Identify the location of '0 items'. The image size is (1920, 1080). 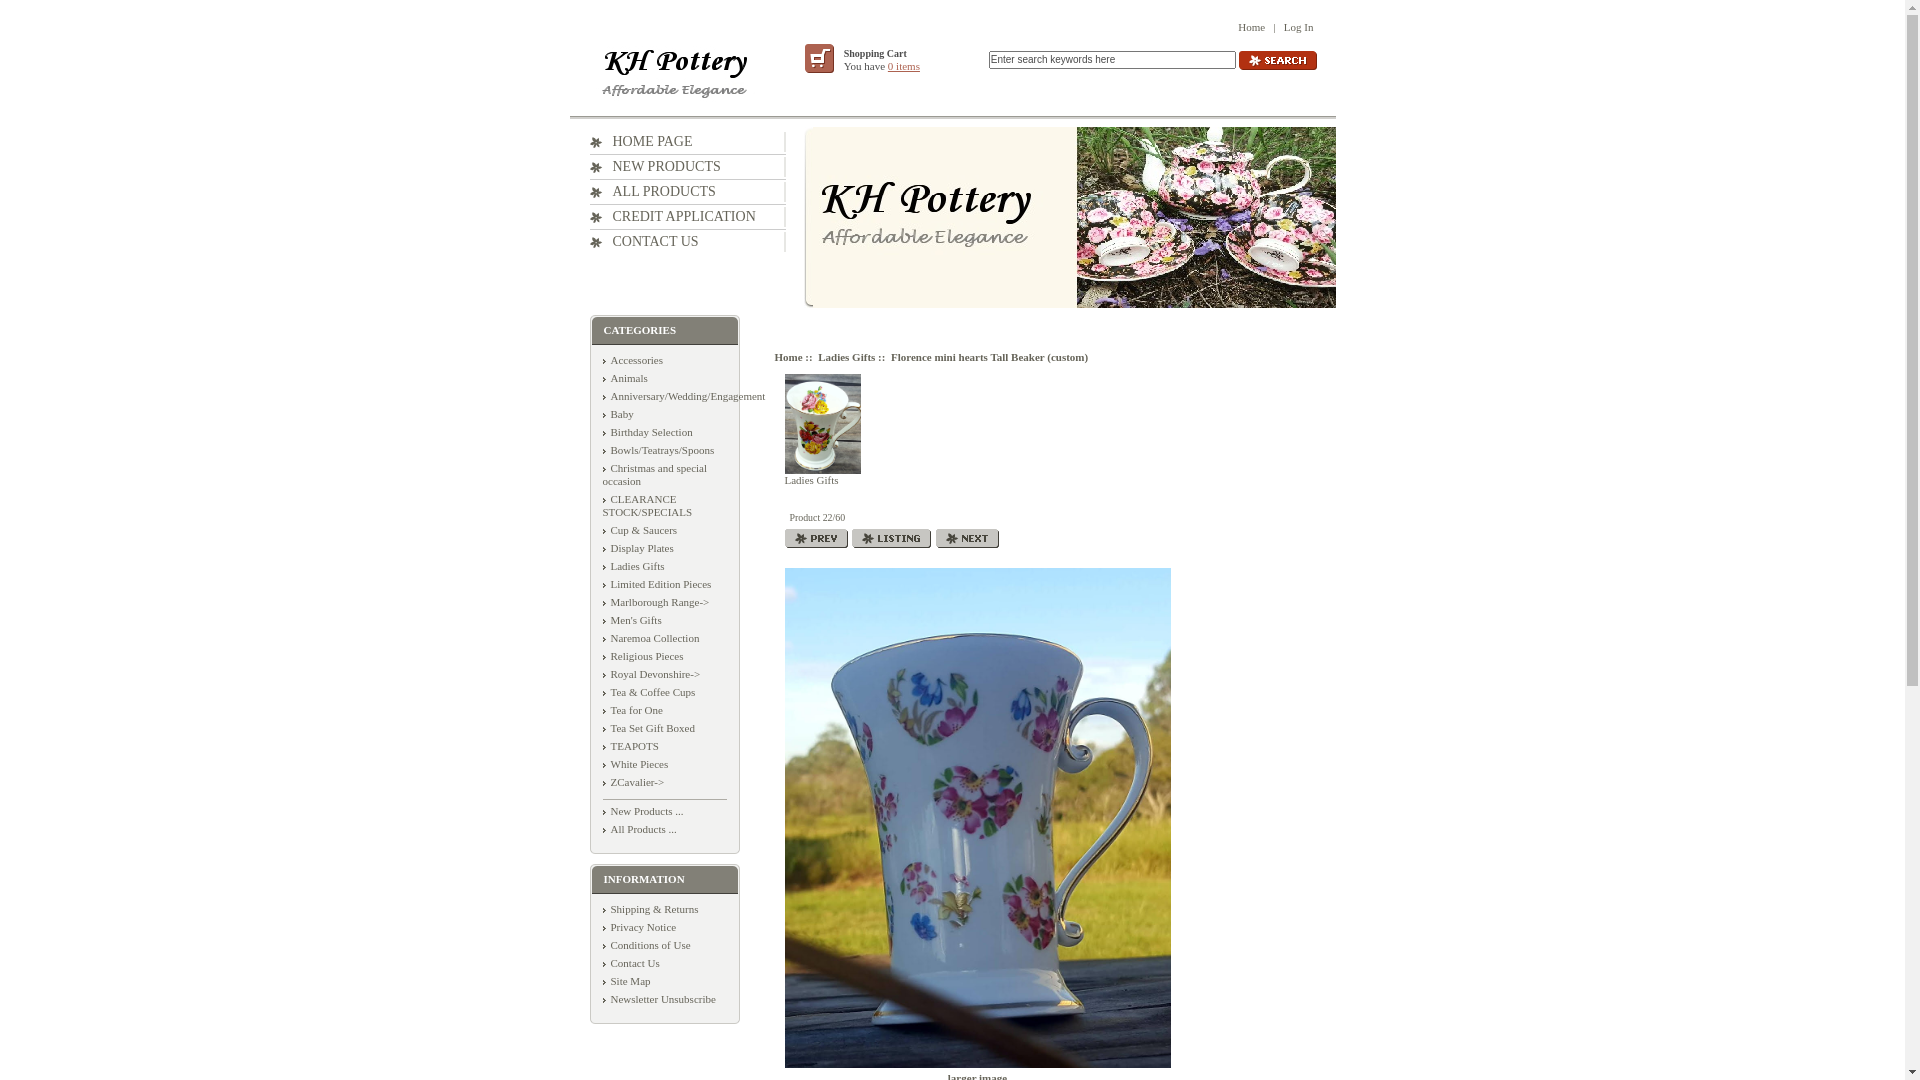
(902, 64).